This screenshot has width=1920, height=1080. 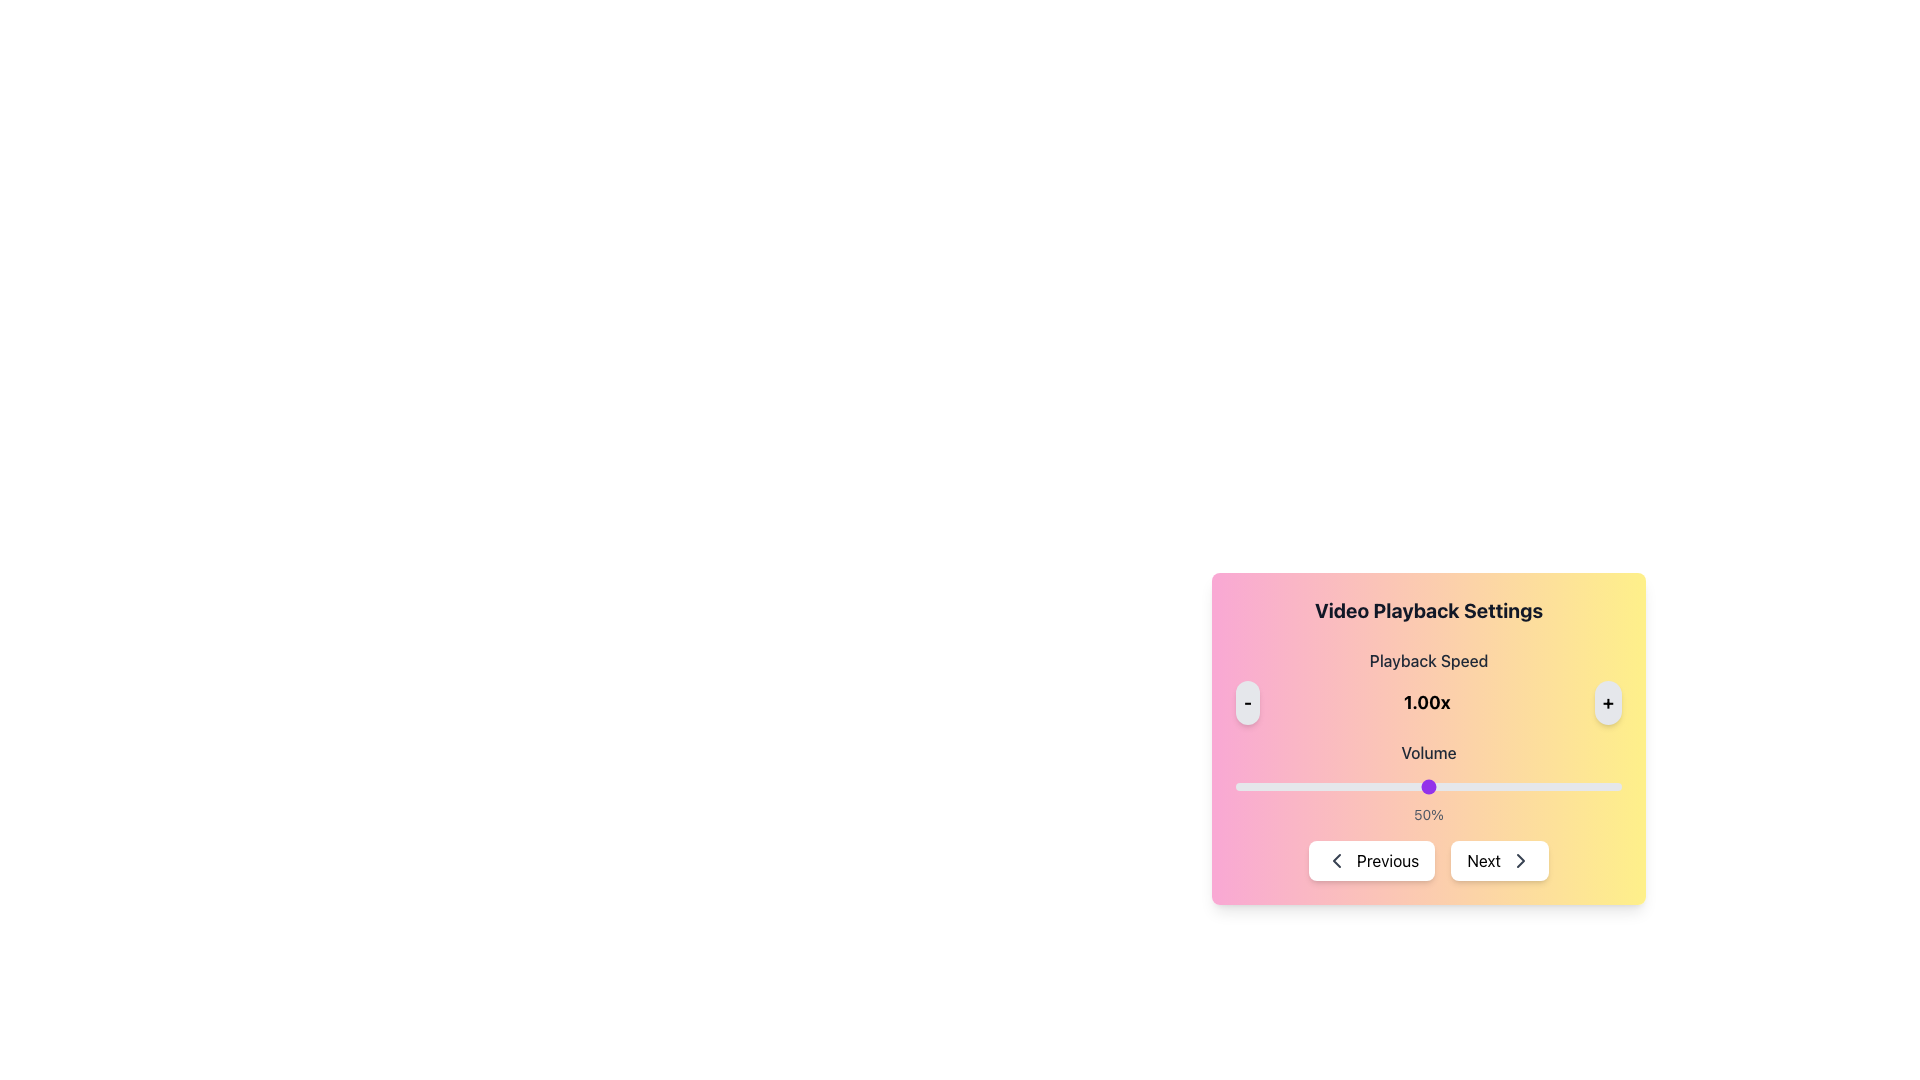 I want to click on the label displaying '1.00x', which is centered between the '-' and '+' buttons in the 'Playback Speed' section, so click(x=1428, y=701).